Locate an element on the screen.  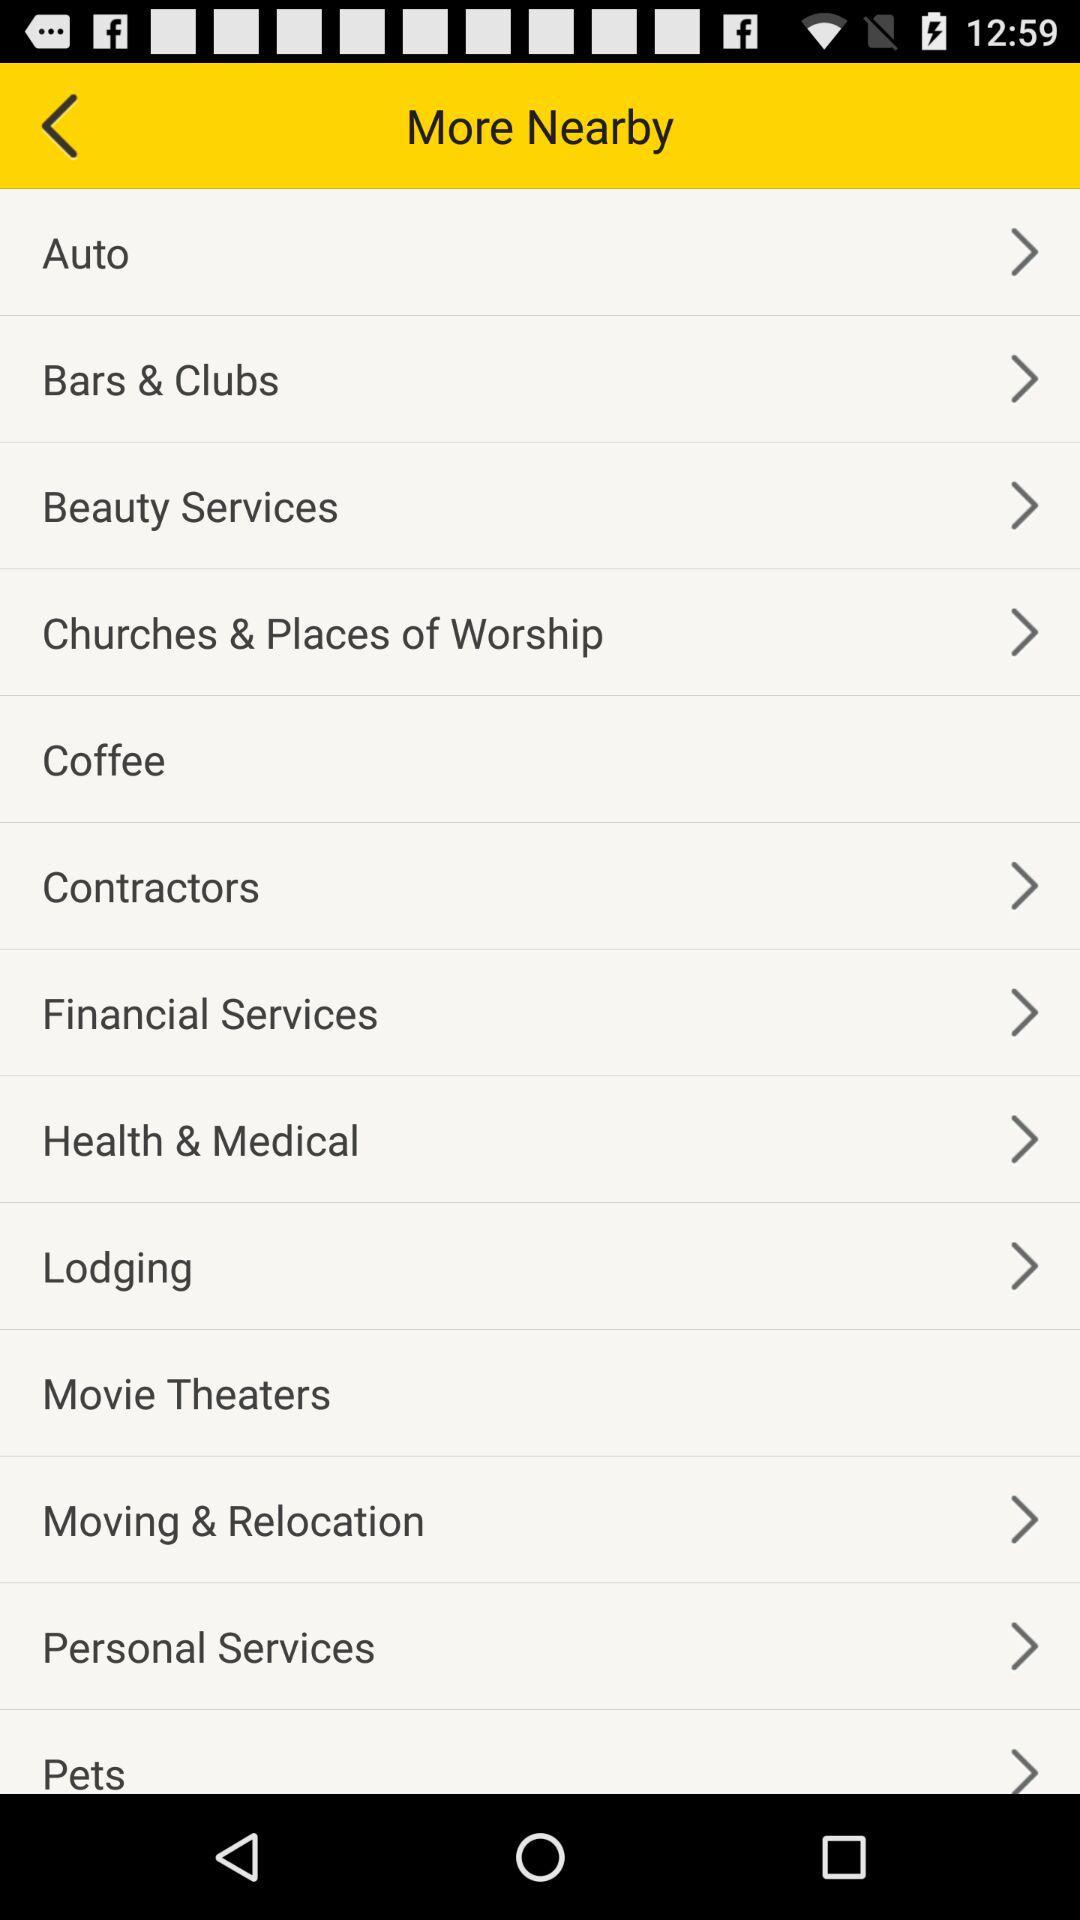
item above beauty services is located at coordinates (159, 378).